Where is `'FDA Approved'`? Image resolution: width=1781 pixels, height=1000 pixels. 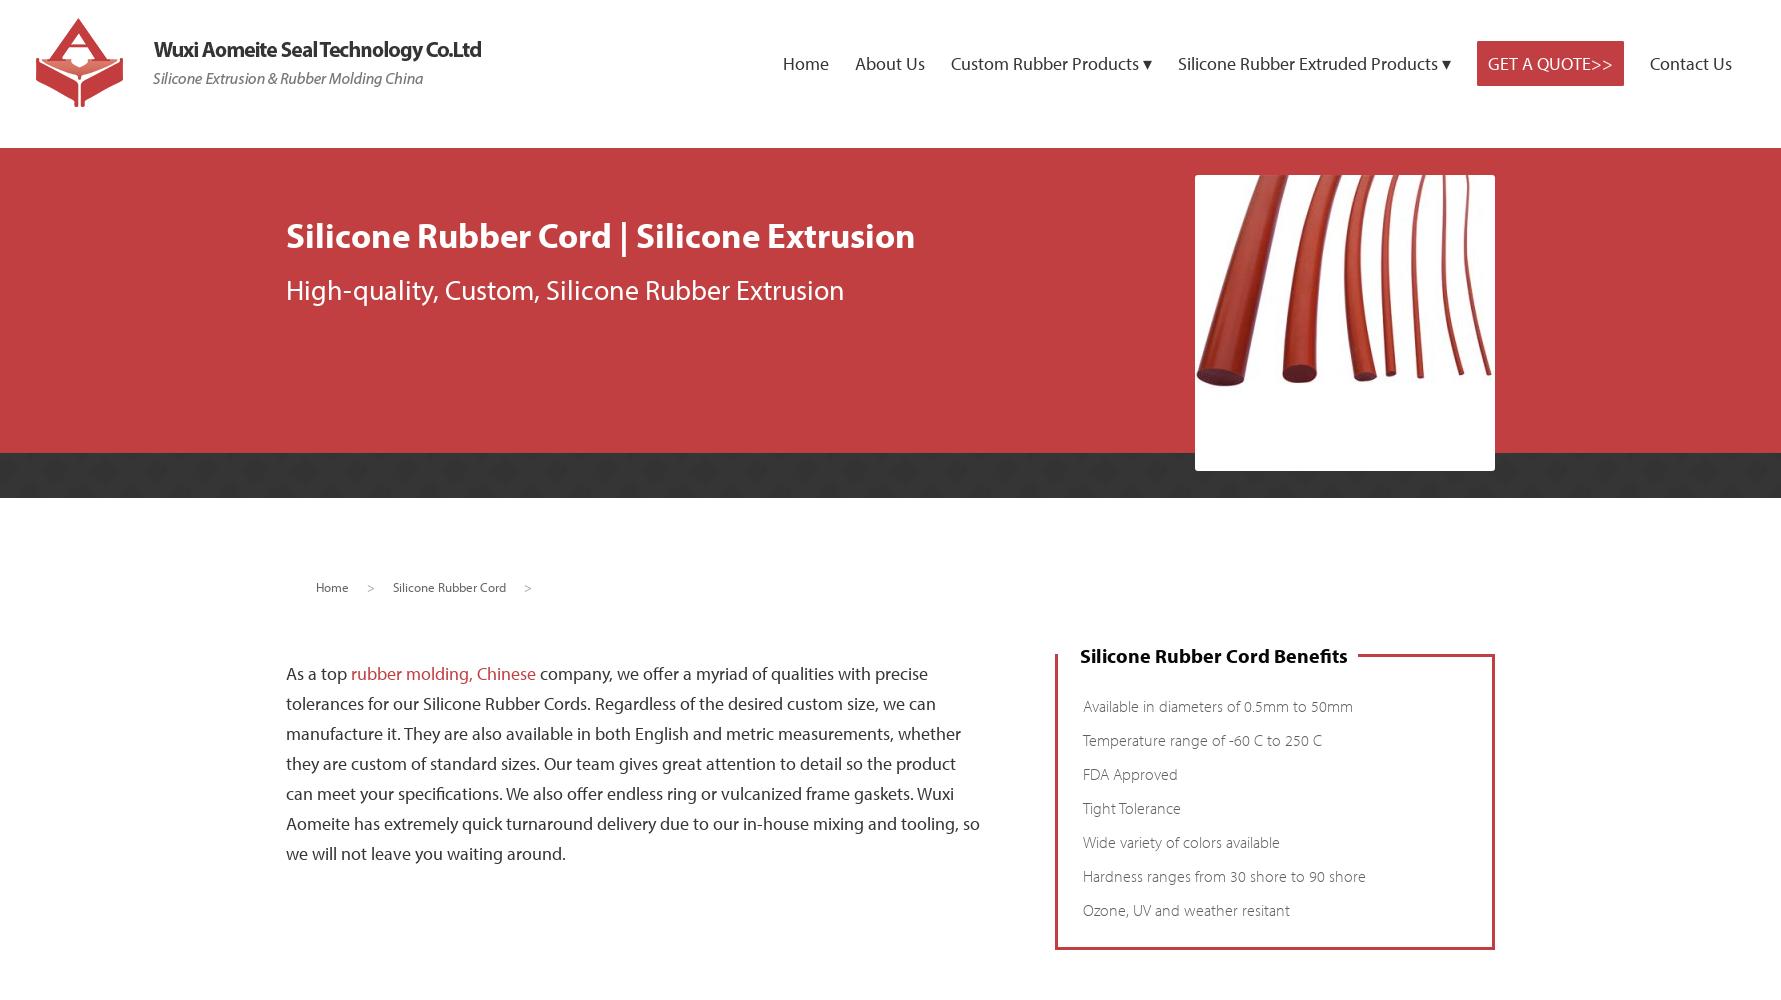 'FDA Approved' is located at coordinates (1129, 774).